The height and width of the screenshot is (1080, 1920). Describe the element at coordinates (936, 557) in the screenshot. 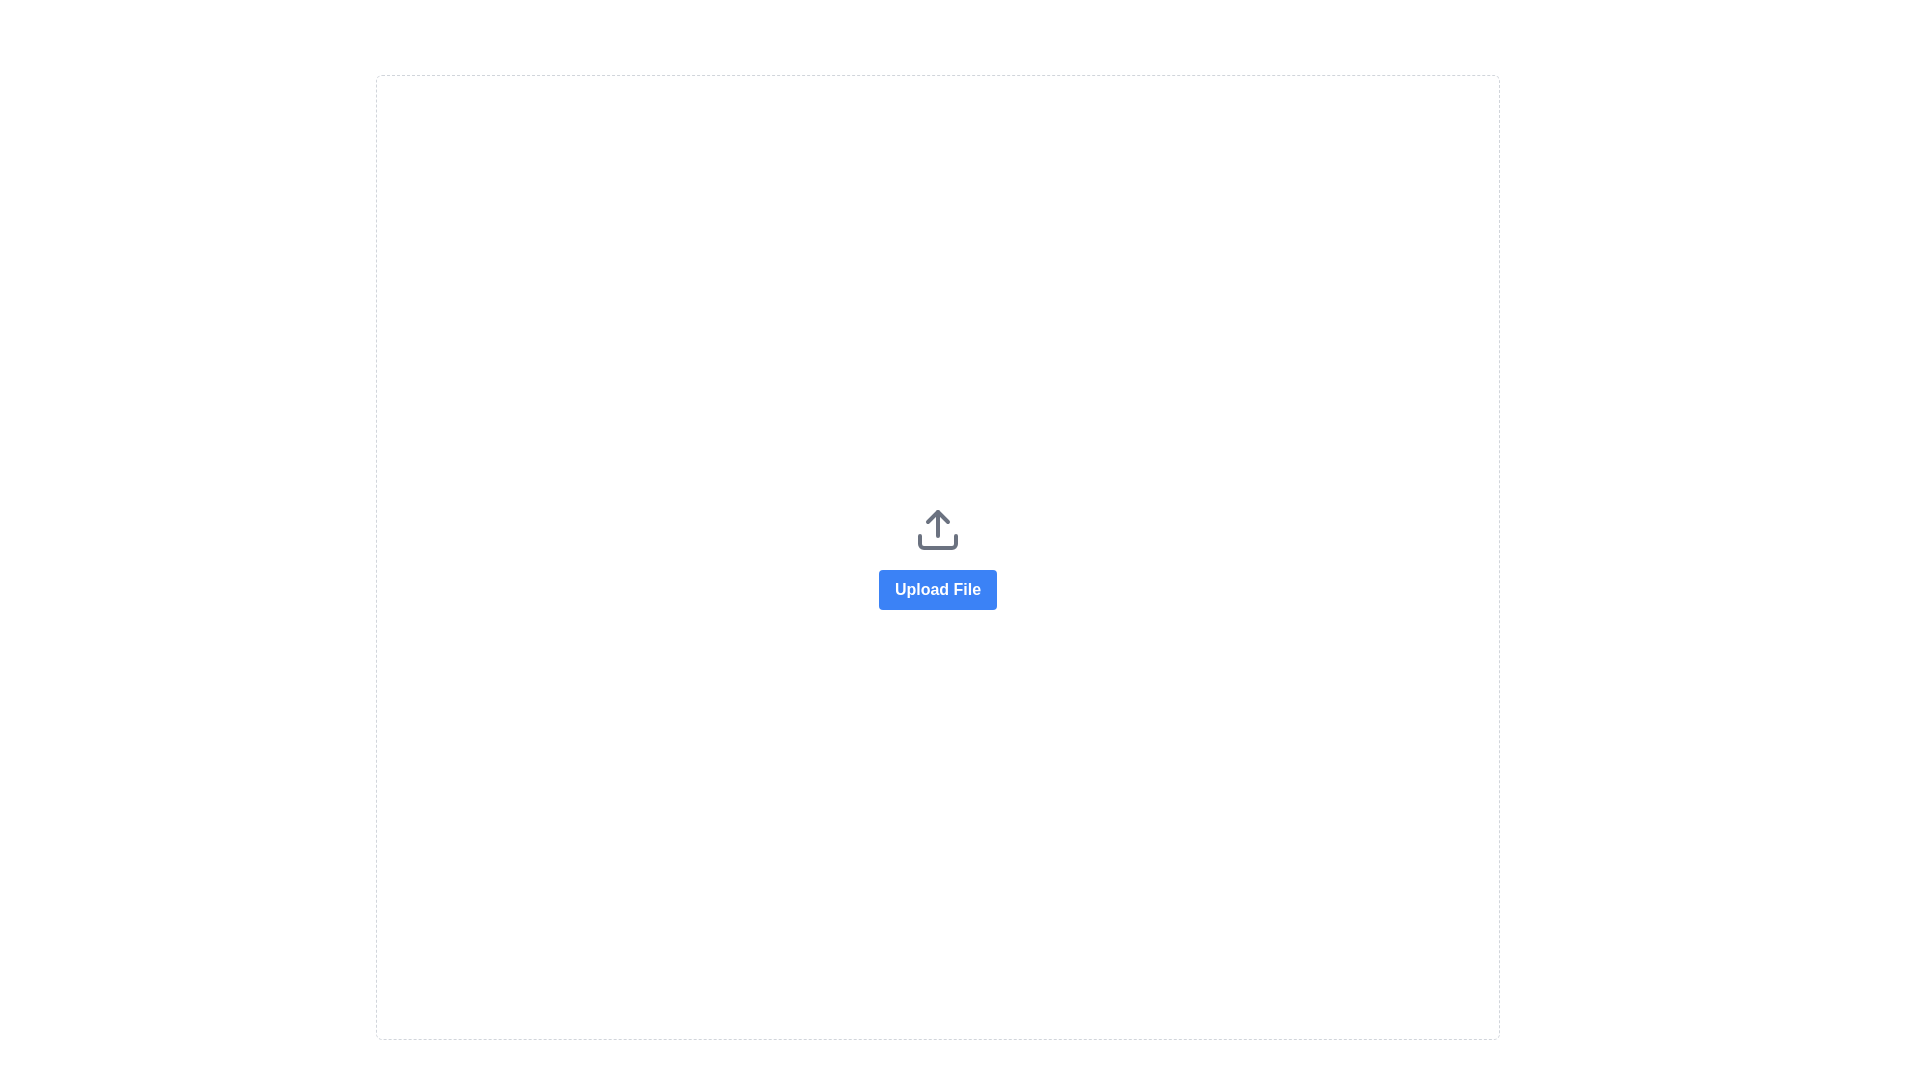

I see `the 'Upload File' button, which is part of a combined graphic and button element located in the center of the layout` at that location.